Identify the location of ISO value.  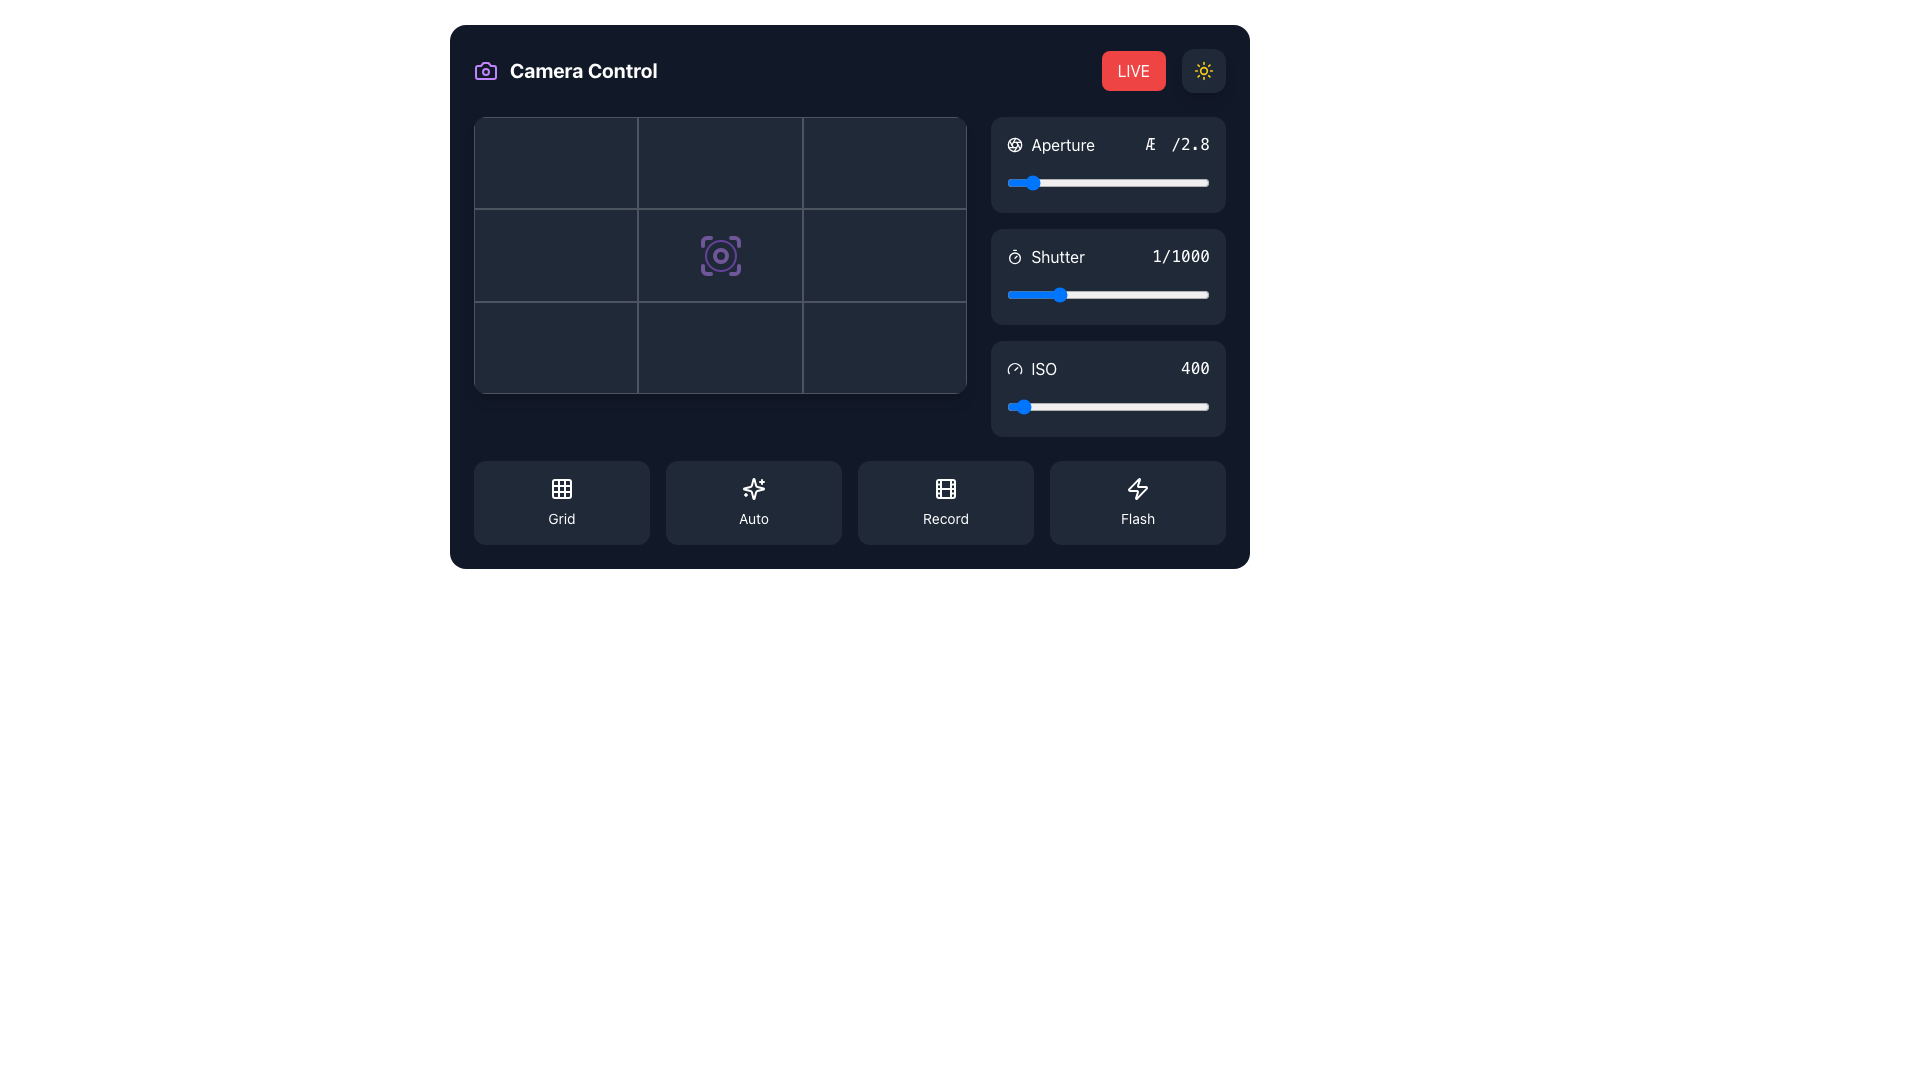
(1079, 406).